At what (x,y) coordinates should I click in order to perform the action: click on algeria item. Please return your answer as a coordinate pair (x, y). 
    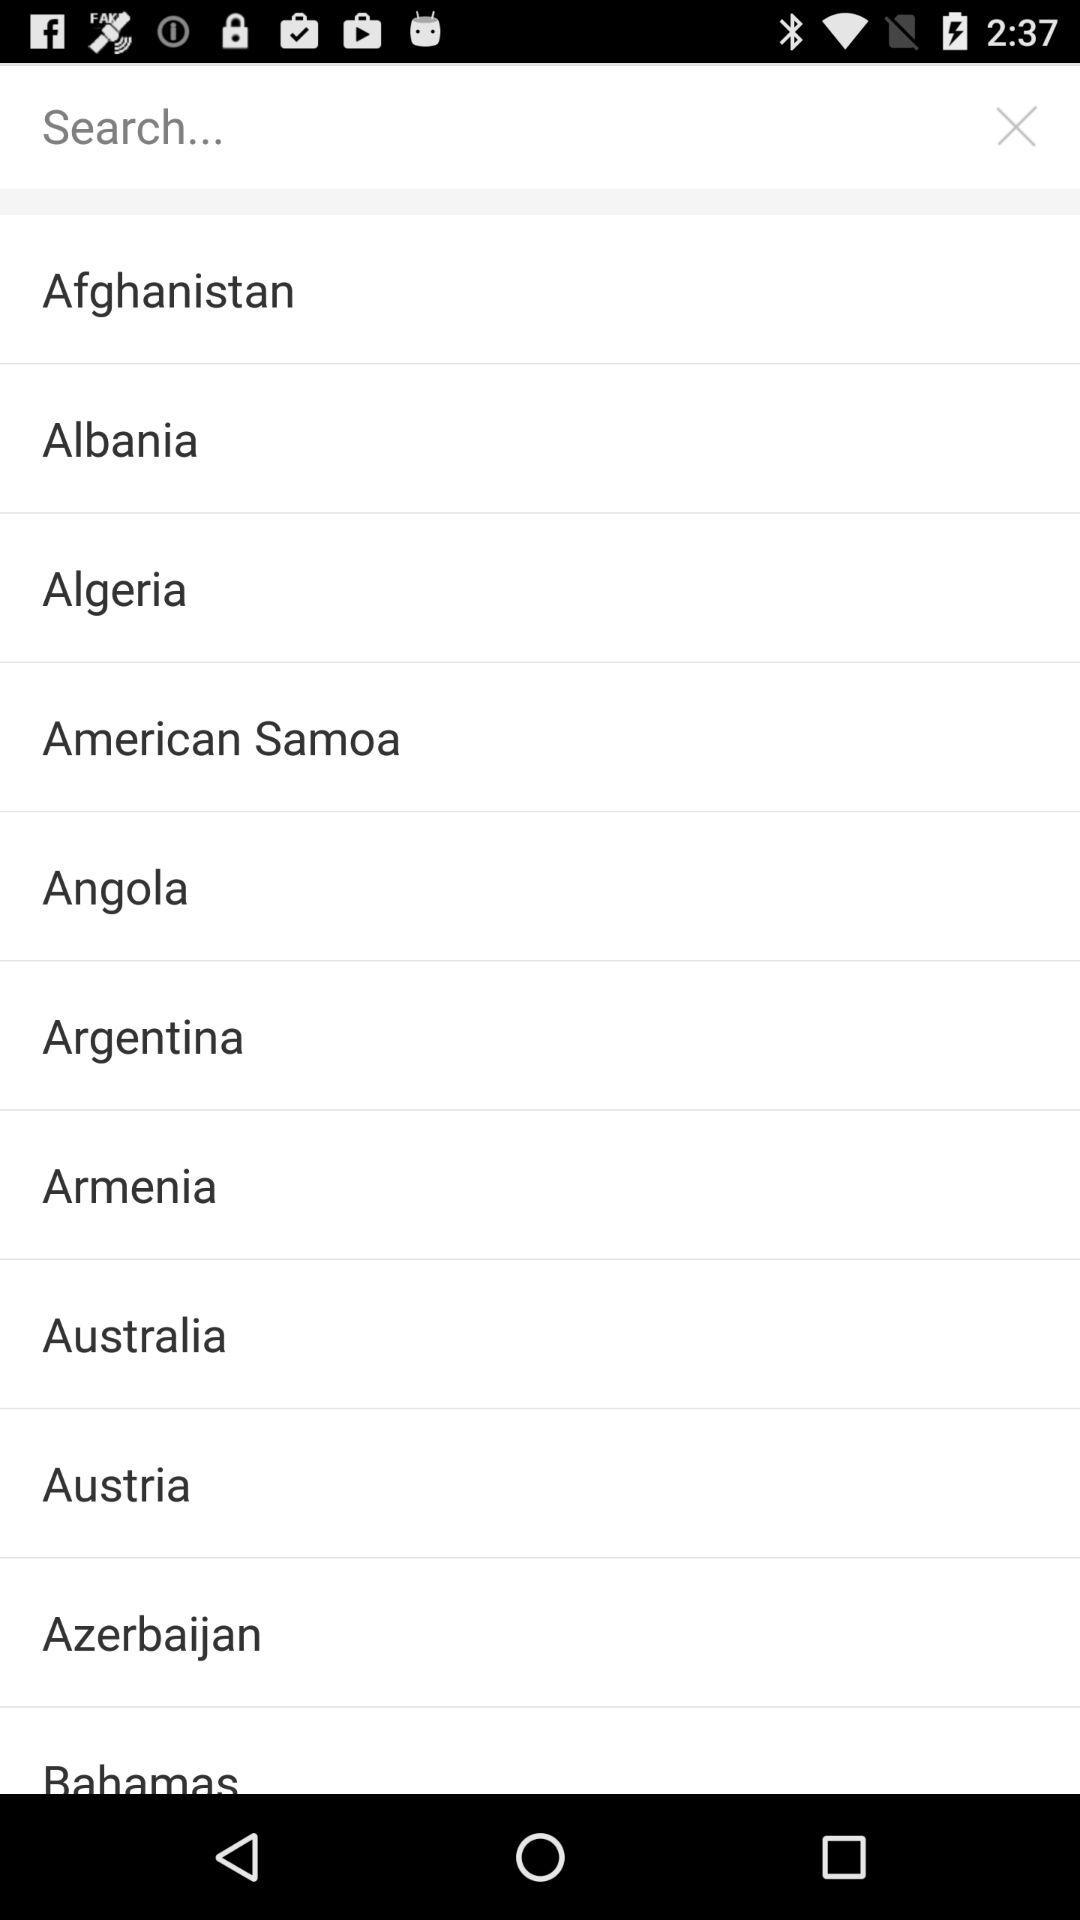
    Looking at the image, I should click on (540, 586).